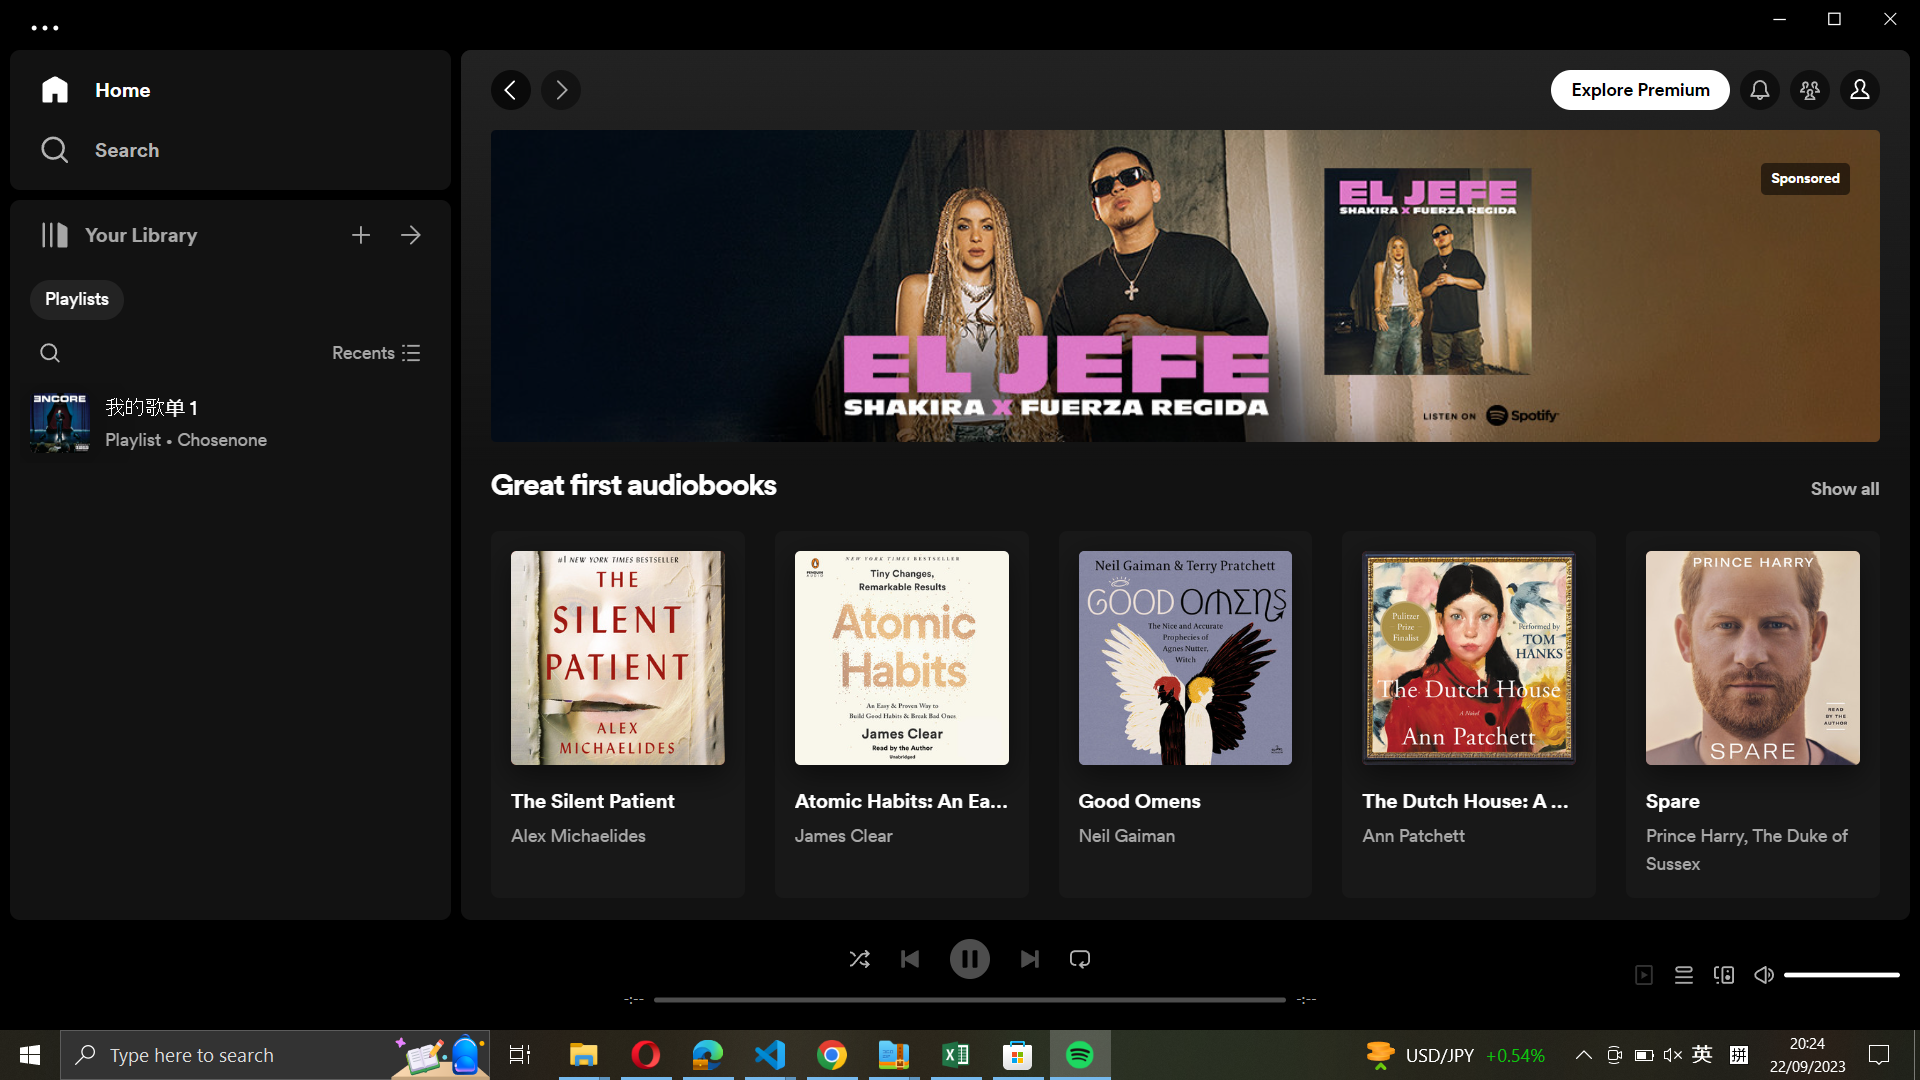  What do you see at coordinates (376, 350) in the screenshot?
I see `Shut down presently running audiobooks` at bounding box center [376, 350].